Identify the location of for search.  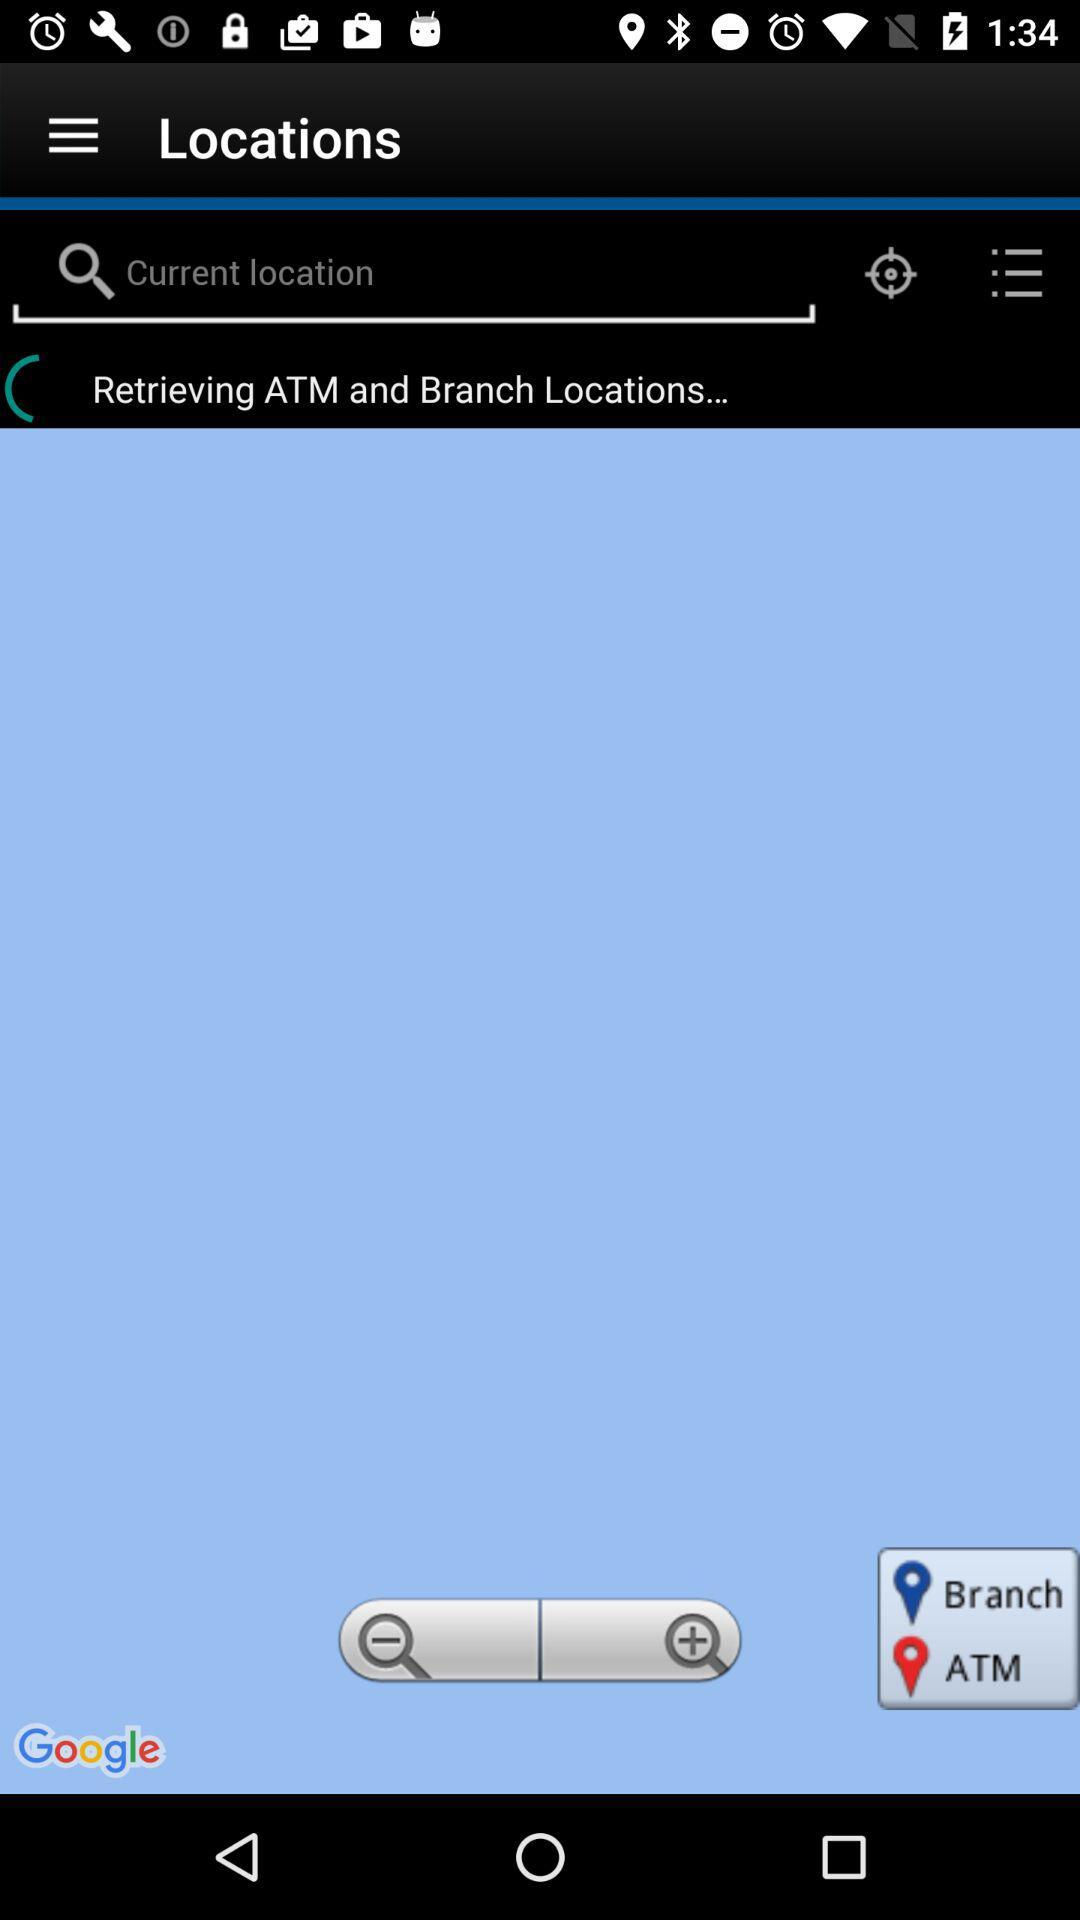
(412, 272).